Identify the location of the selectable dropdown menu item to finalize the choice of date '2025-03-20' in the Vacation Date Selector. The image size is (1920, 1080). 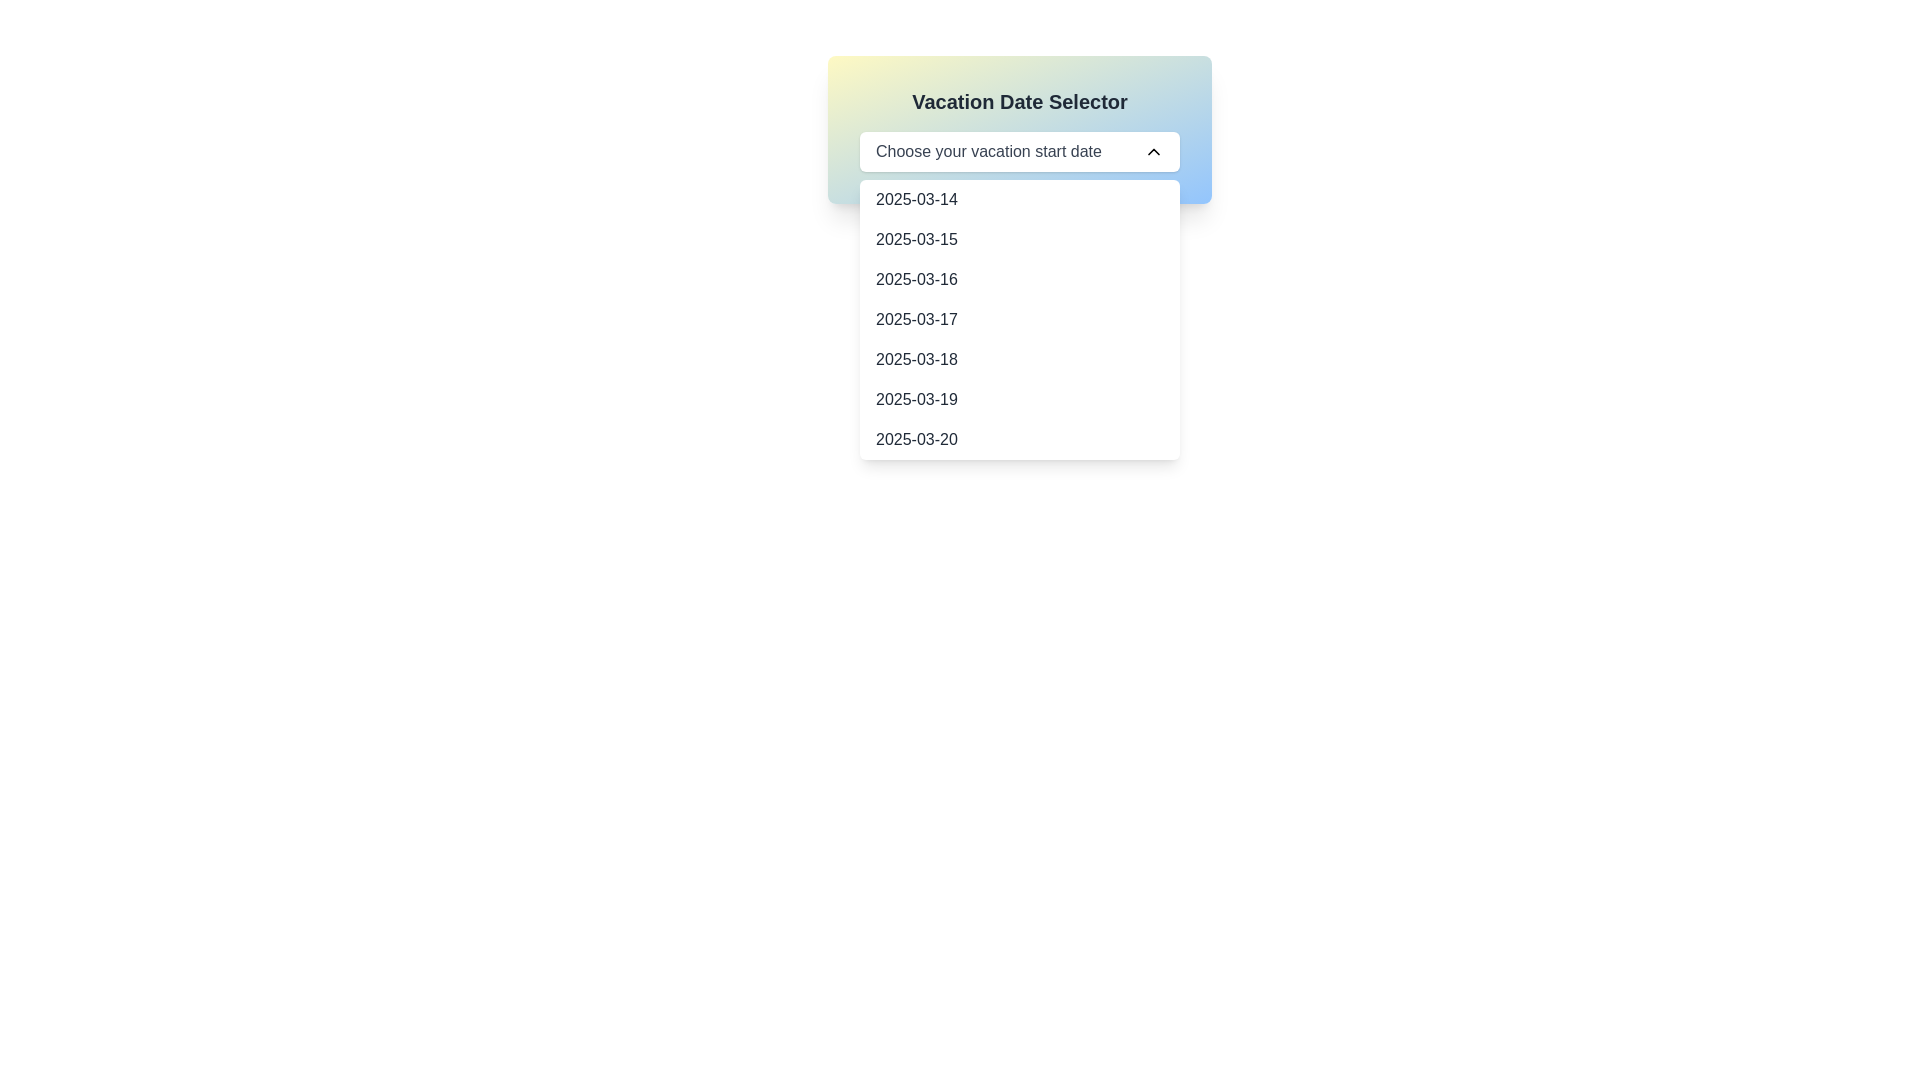
(915, 438).